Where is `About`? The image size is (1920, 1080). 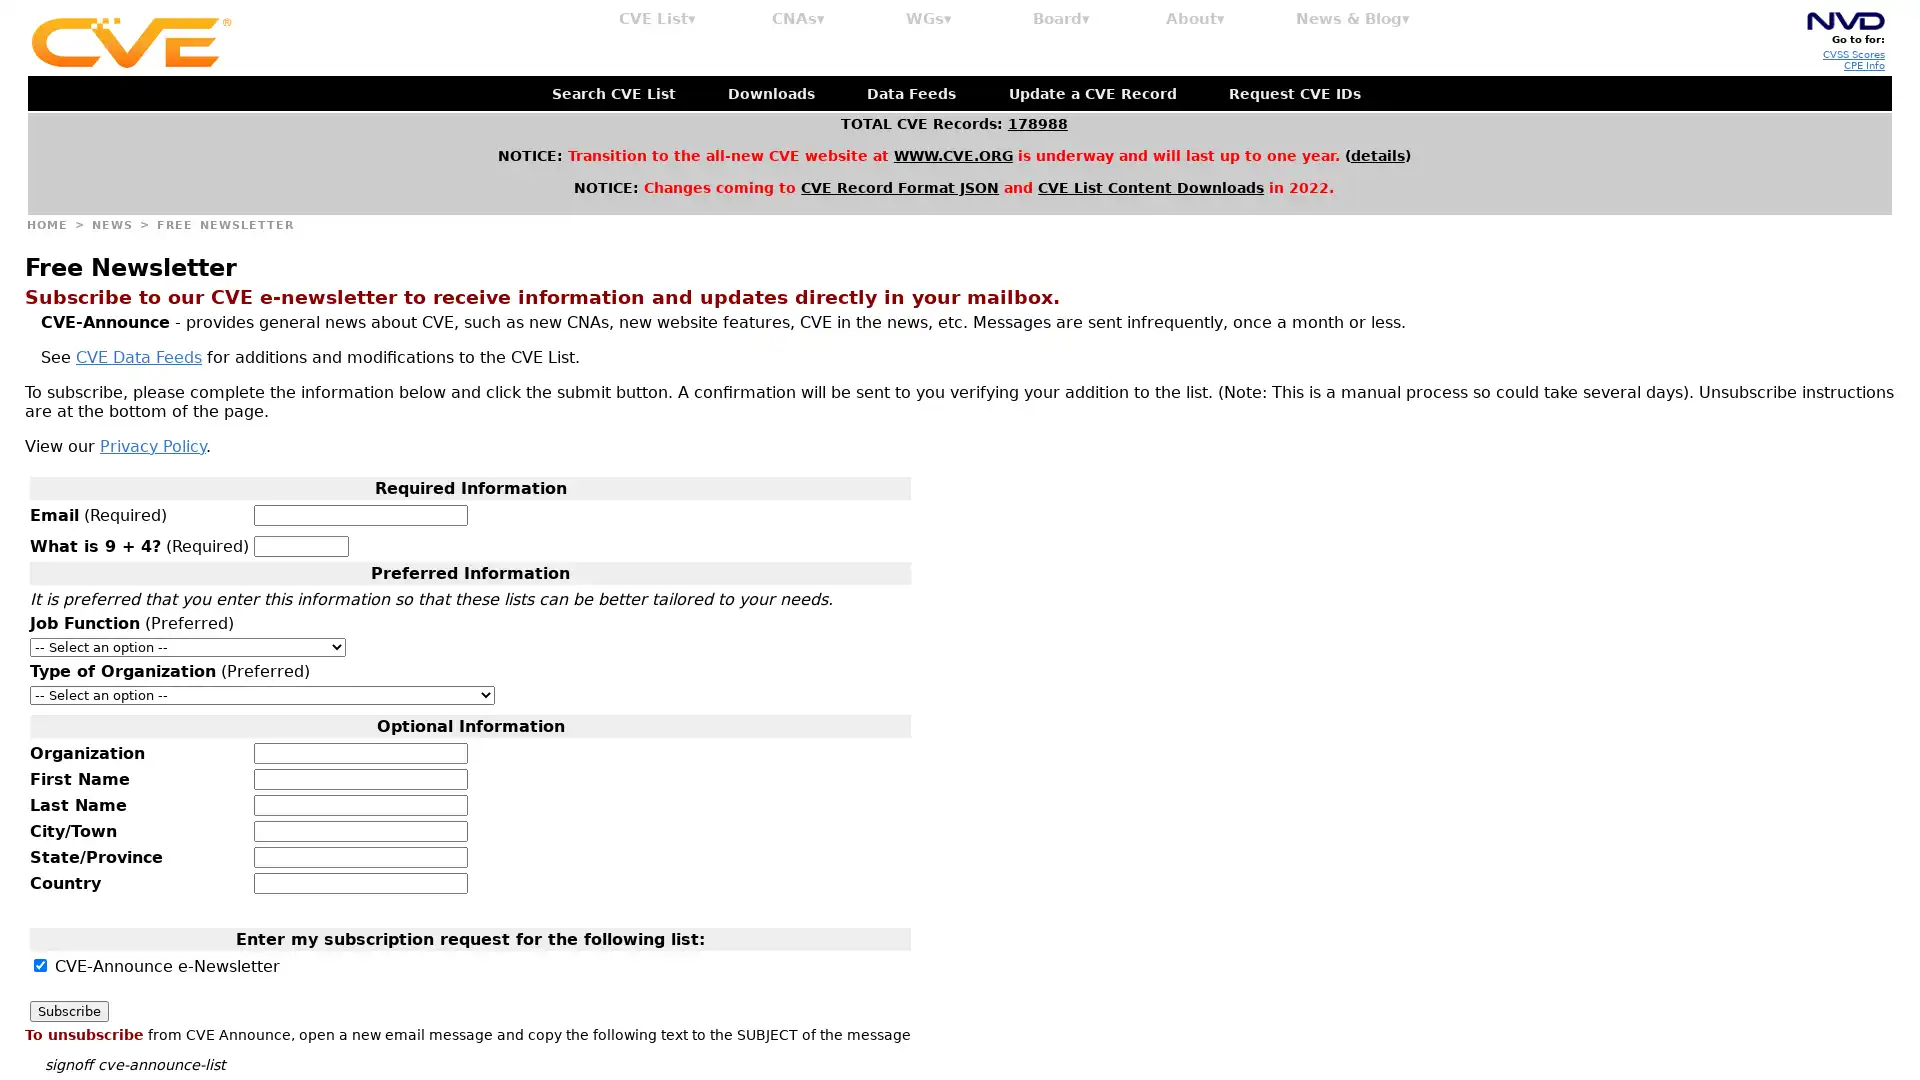 About is located at coordinates (1195, 19).